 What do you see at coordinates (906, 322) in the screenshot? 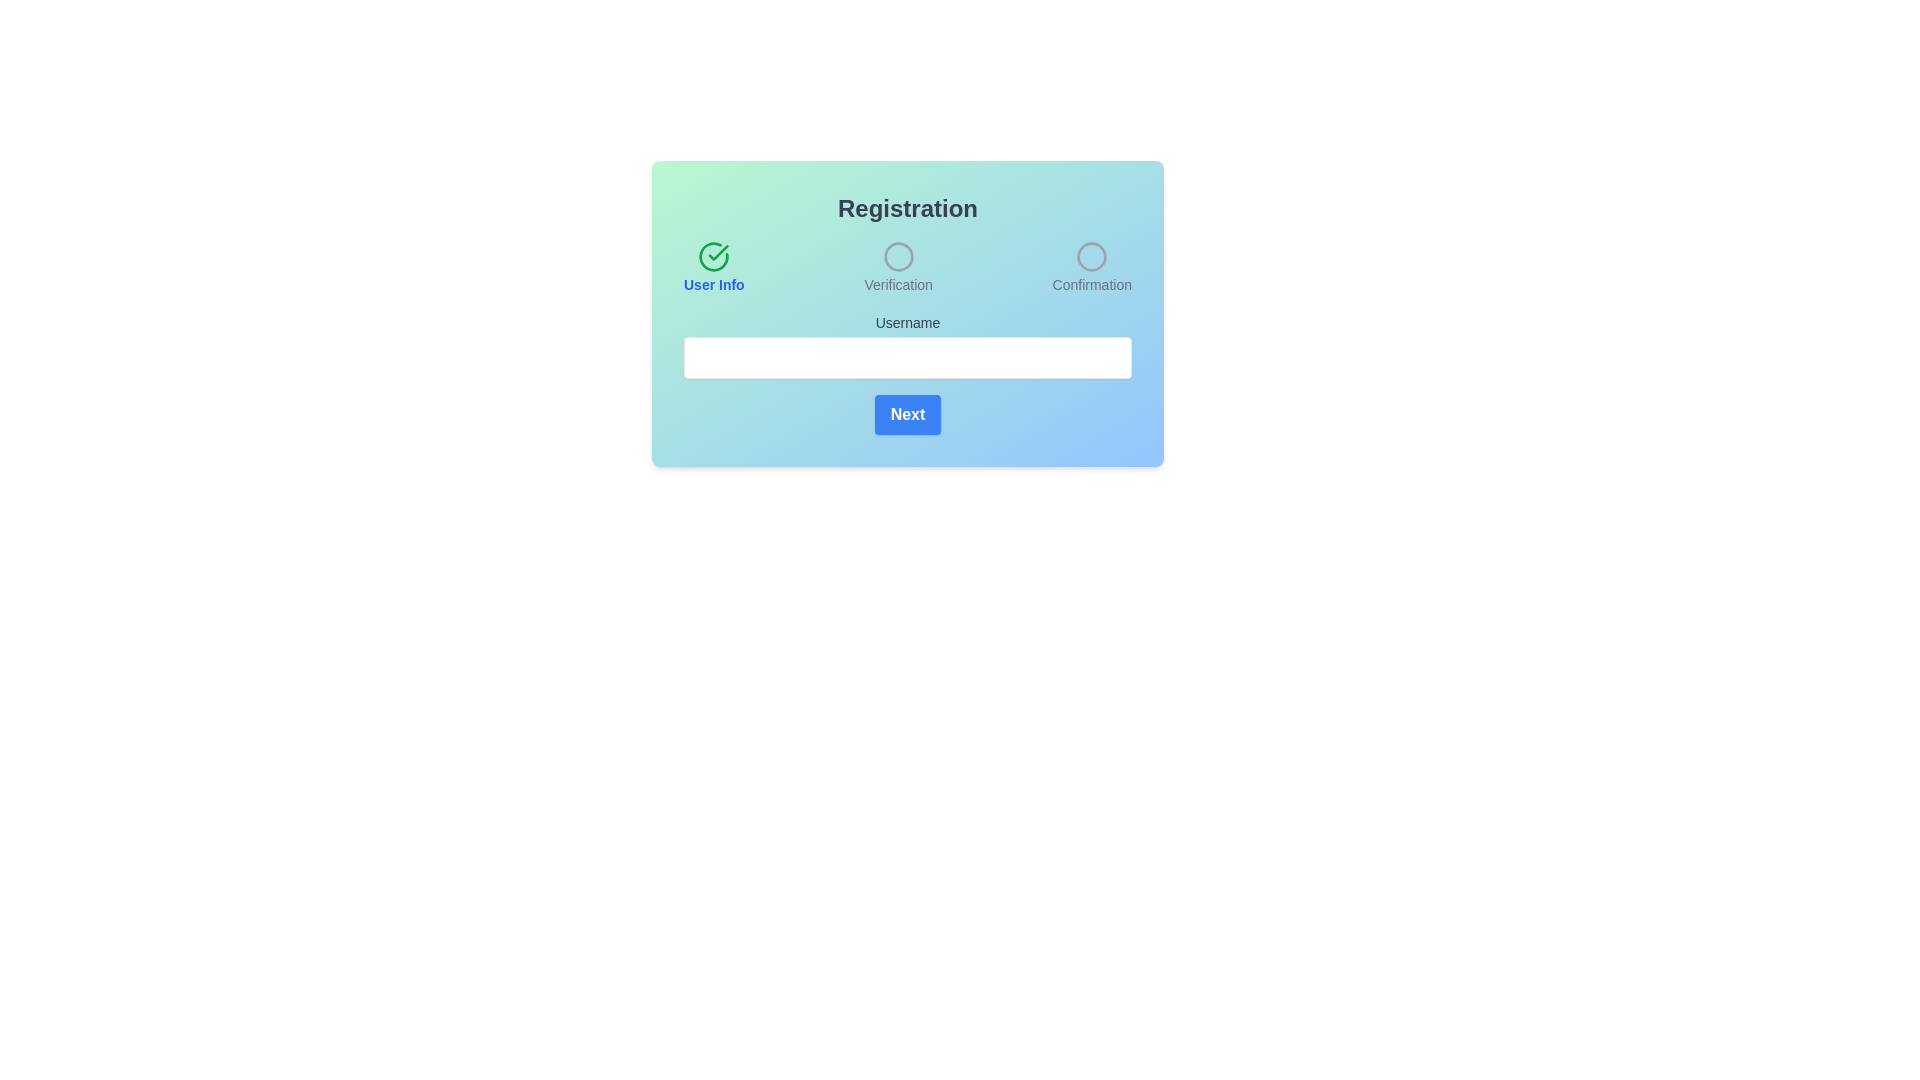
I see `the Text Label that provides context for the text input field below it, located above the text input field and below the 'User Info' header` at bounding box center [906, 322].